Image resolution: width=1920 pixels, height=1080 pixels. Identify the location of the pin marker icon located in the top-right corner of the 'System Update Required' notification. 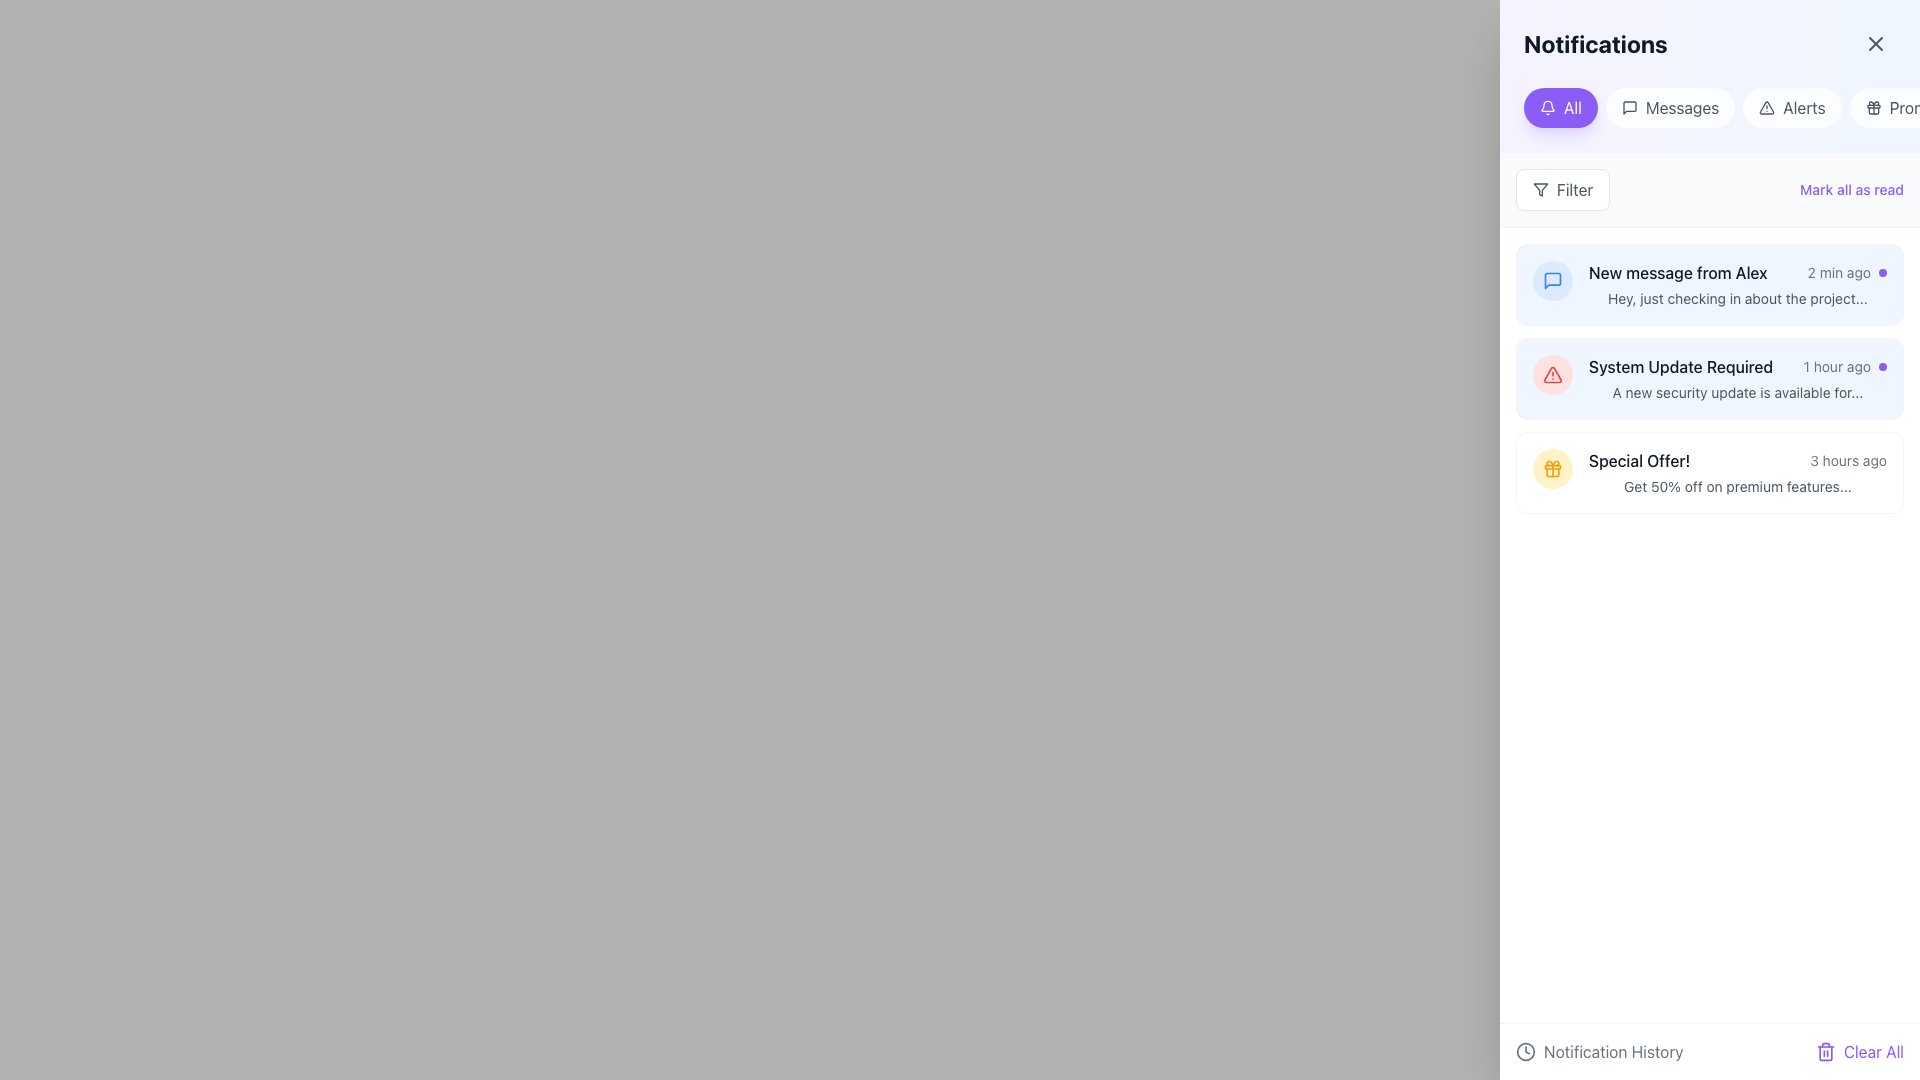
(1830, 377).